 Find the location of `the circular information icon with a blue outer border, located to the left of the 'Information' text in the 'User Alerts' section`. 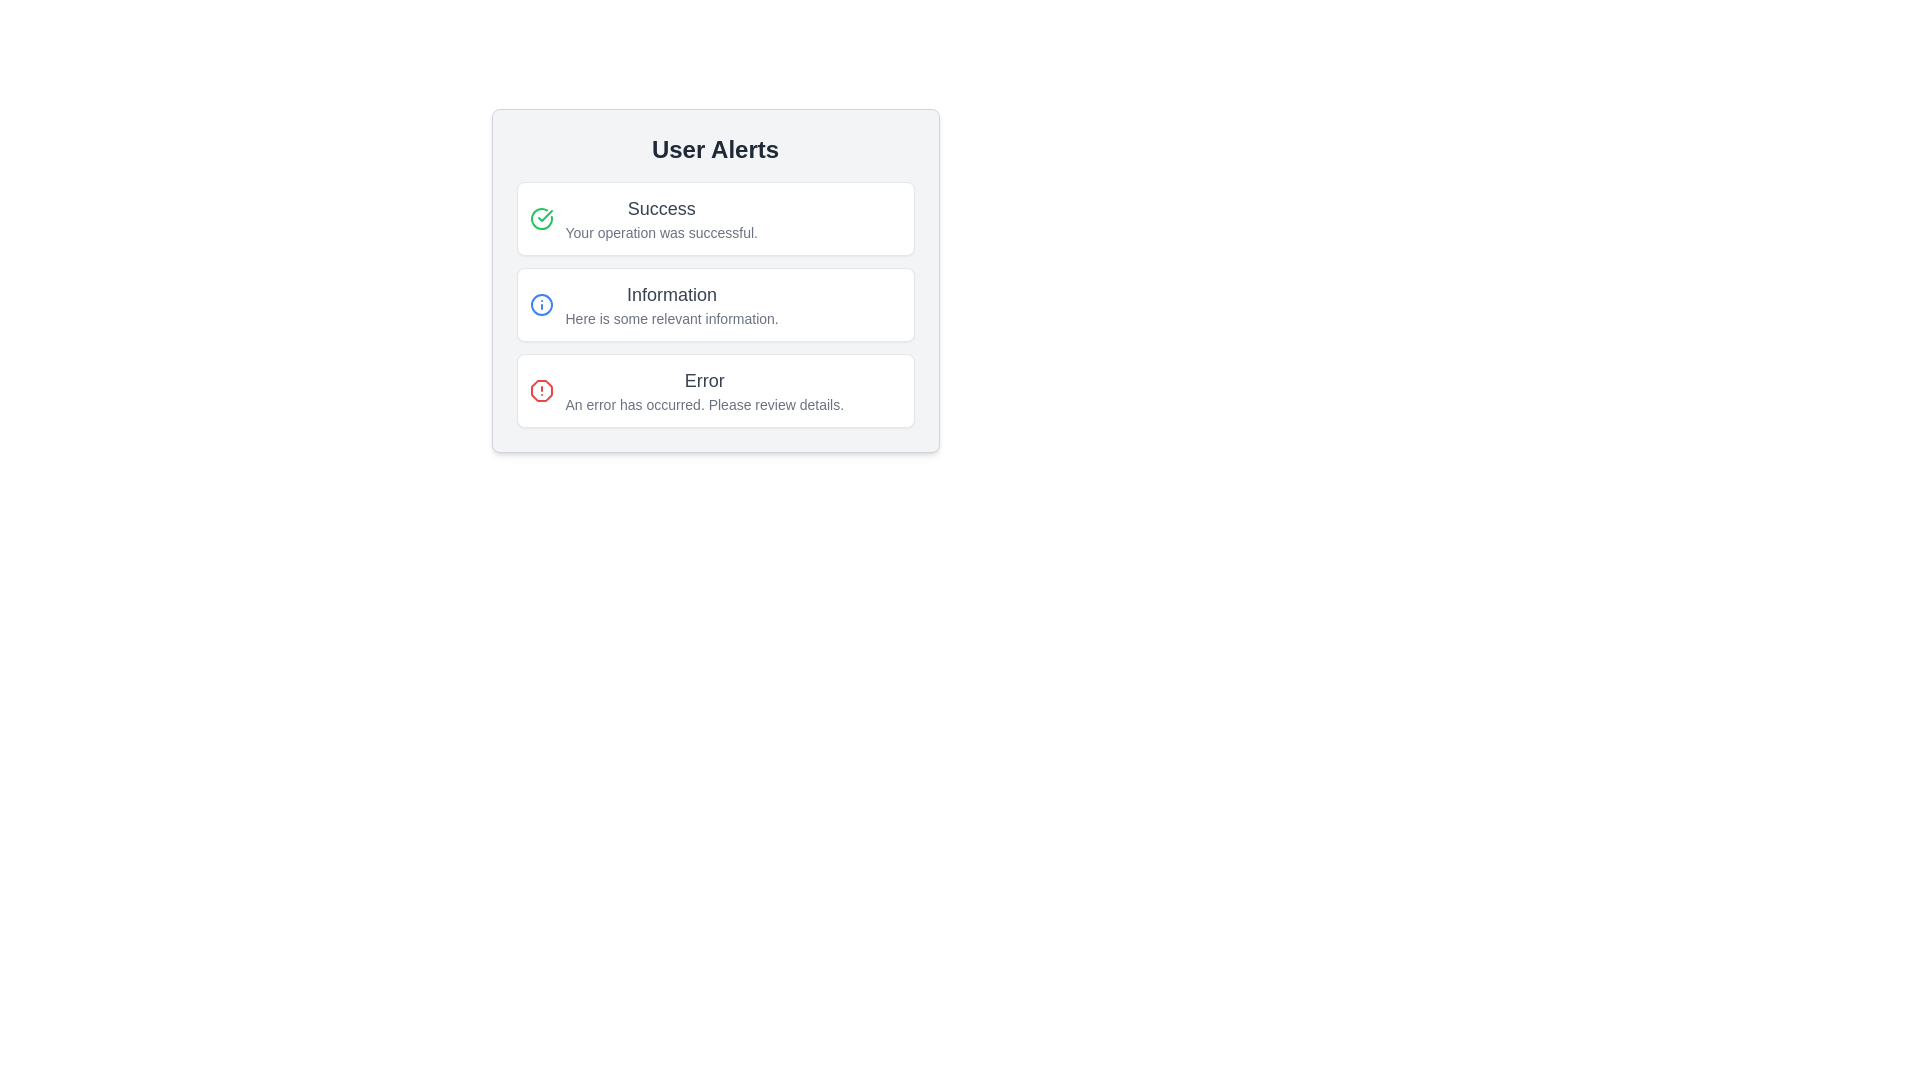

the circular information icon with a blue outer border, located to the left of the 'Information' text in the 'User Alerts' section is located at coordinates (541, 304).